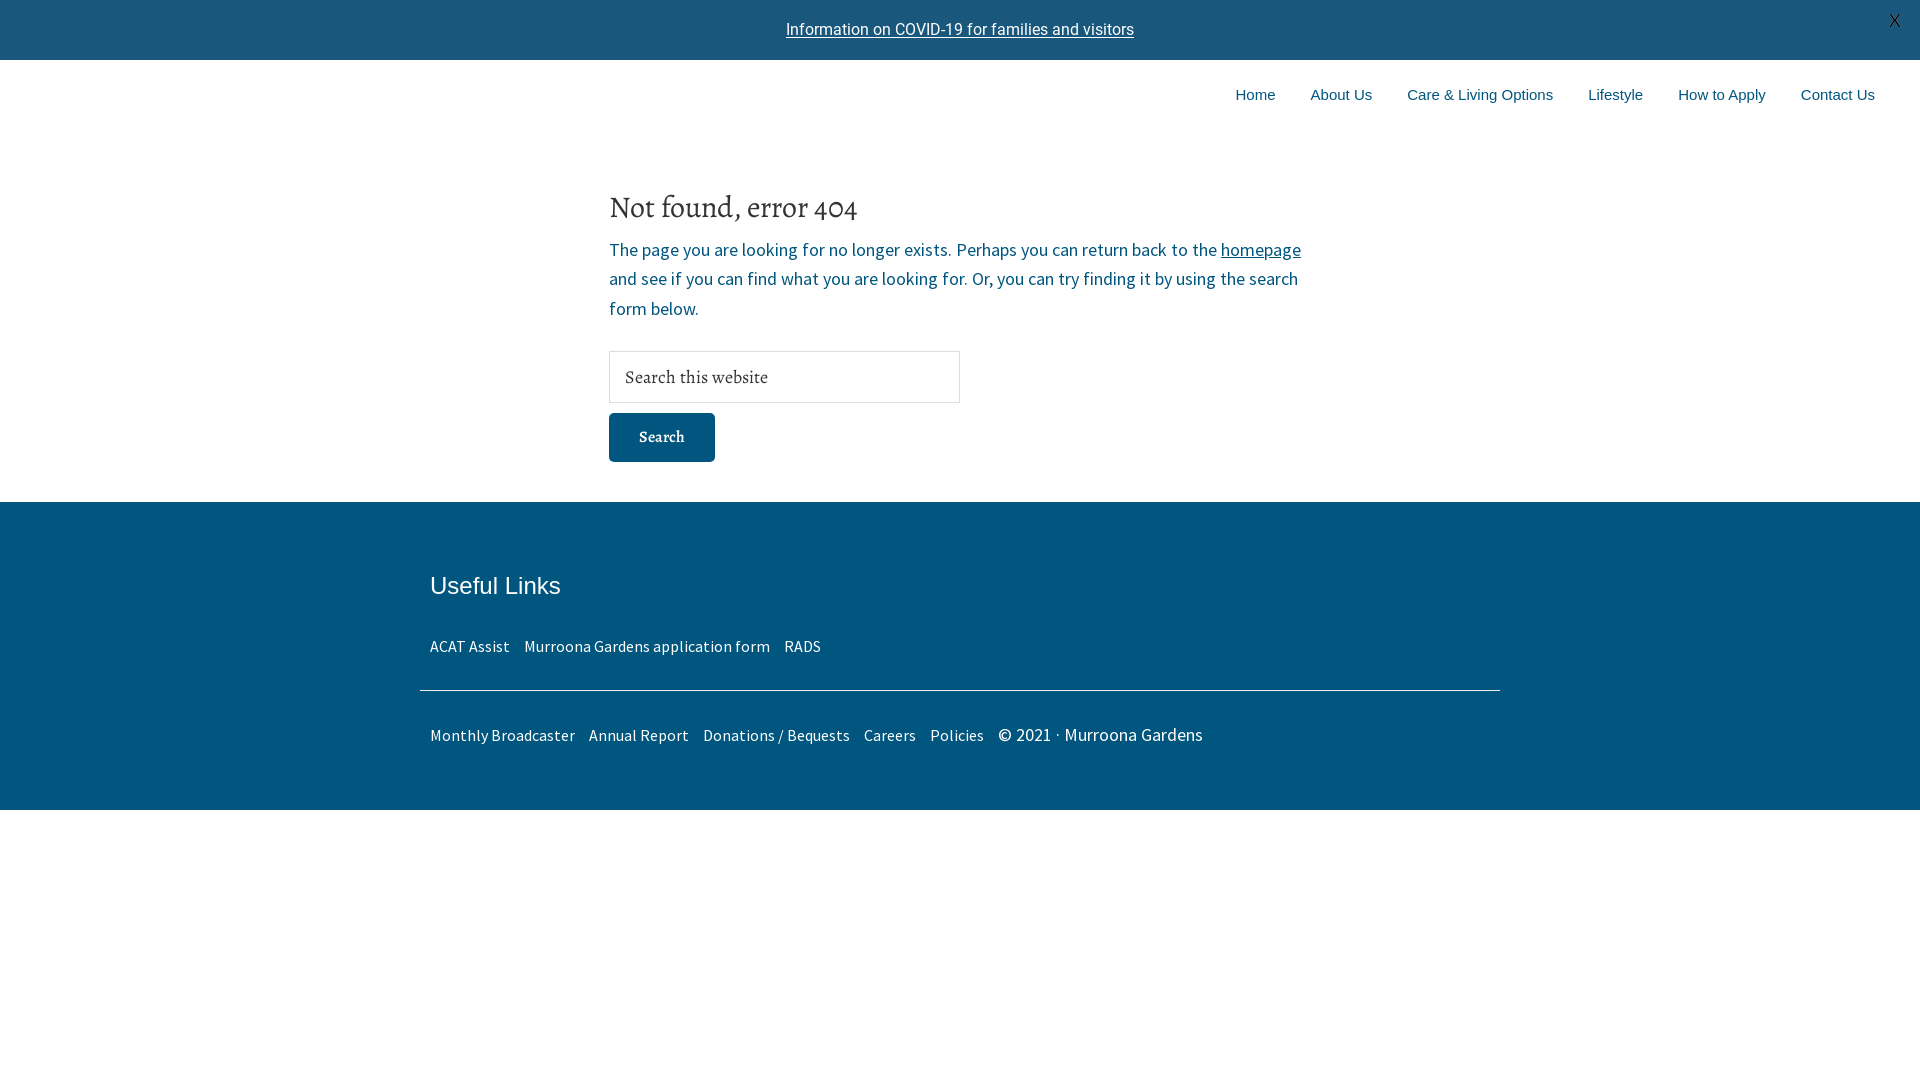  What do you see at coordinates (507, 735) in the screenshot?
I see `'Monthly Broadcaster'` at bounding box center [507, 735].